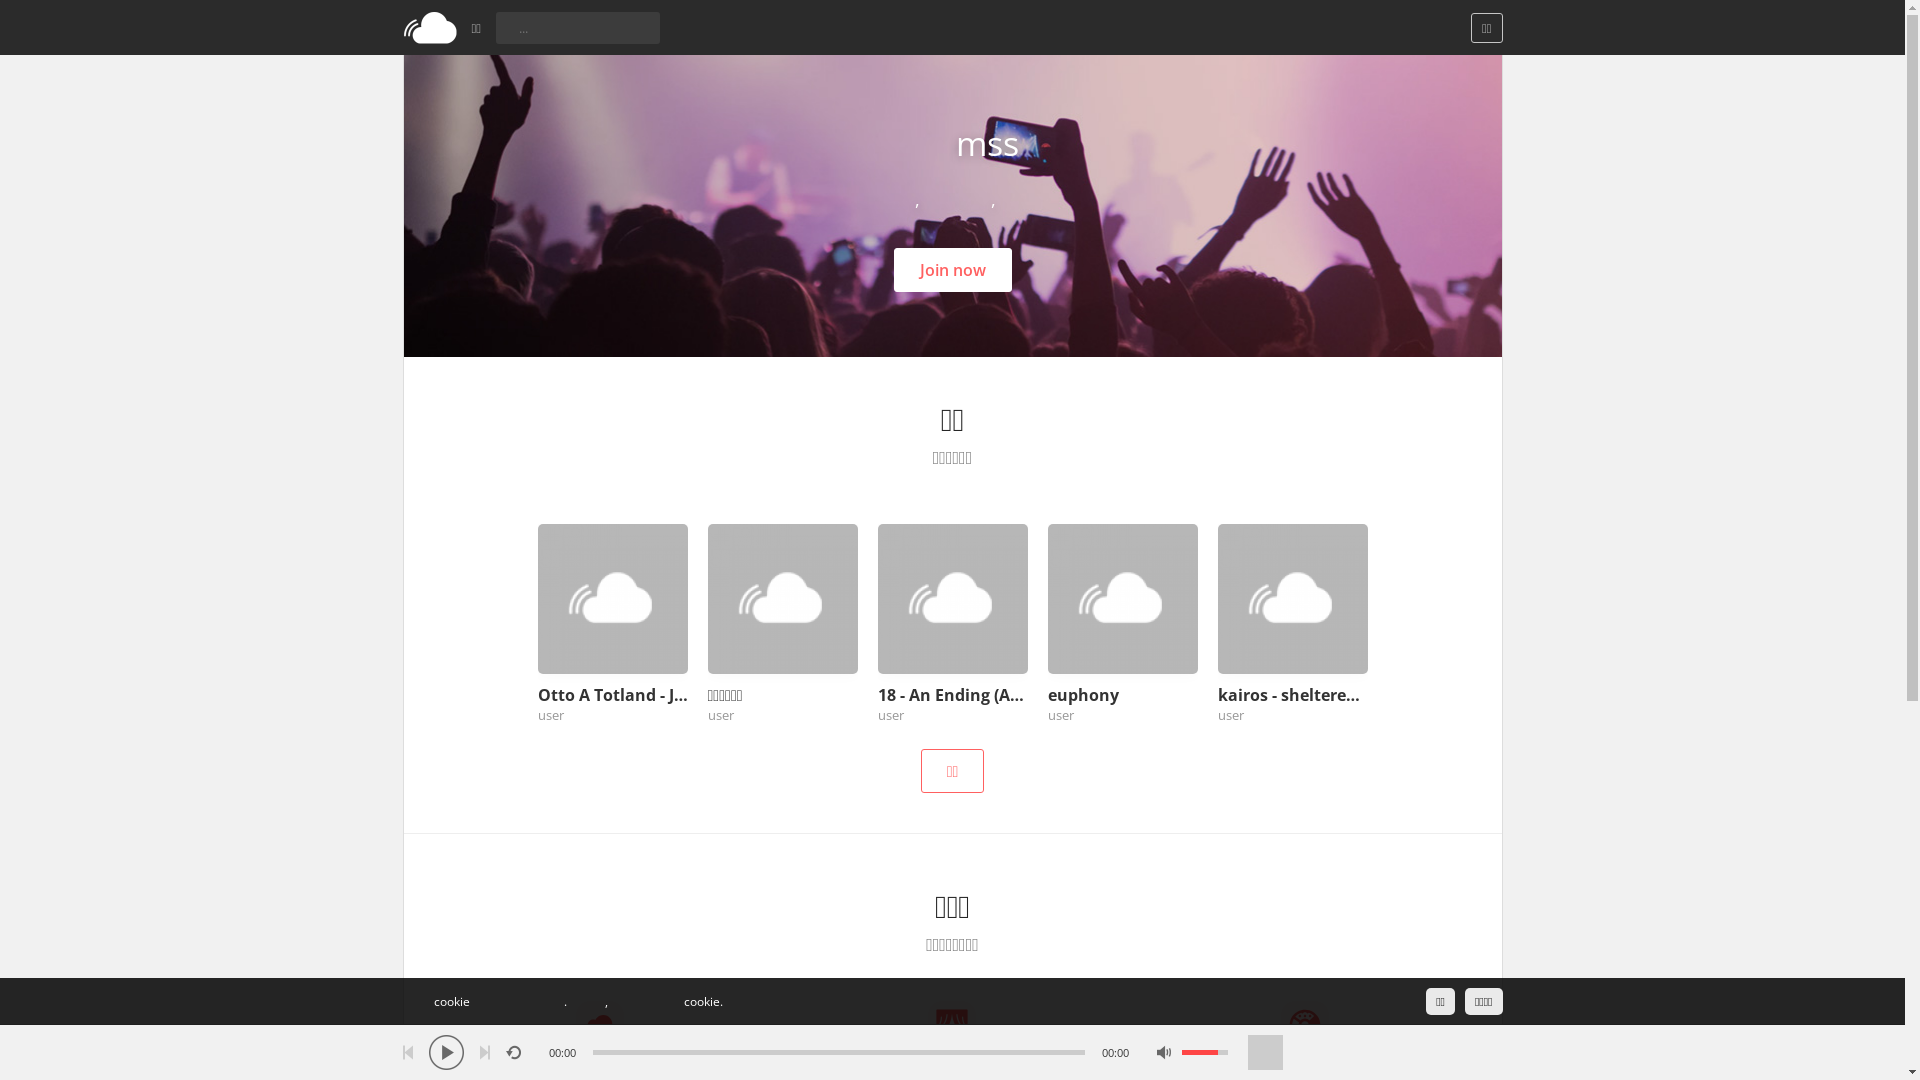 The image size is (1920, 1080). What do you see at coordinates (612, 693) in the screenshot?
I see `'Otto A Totland - Jonas'` at bounding box center [612, 693].